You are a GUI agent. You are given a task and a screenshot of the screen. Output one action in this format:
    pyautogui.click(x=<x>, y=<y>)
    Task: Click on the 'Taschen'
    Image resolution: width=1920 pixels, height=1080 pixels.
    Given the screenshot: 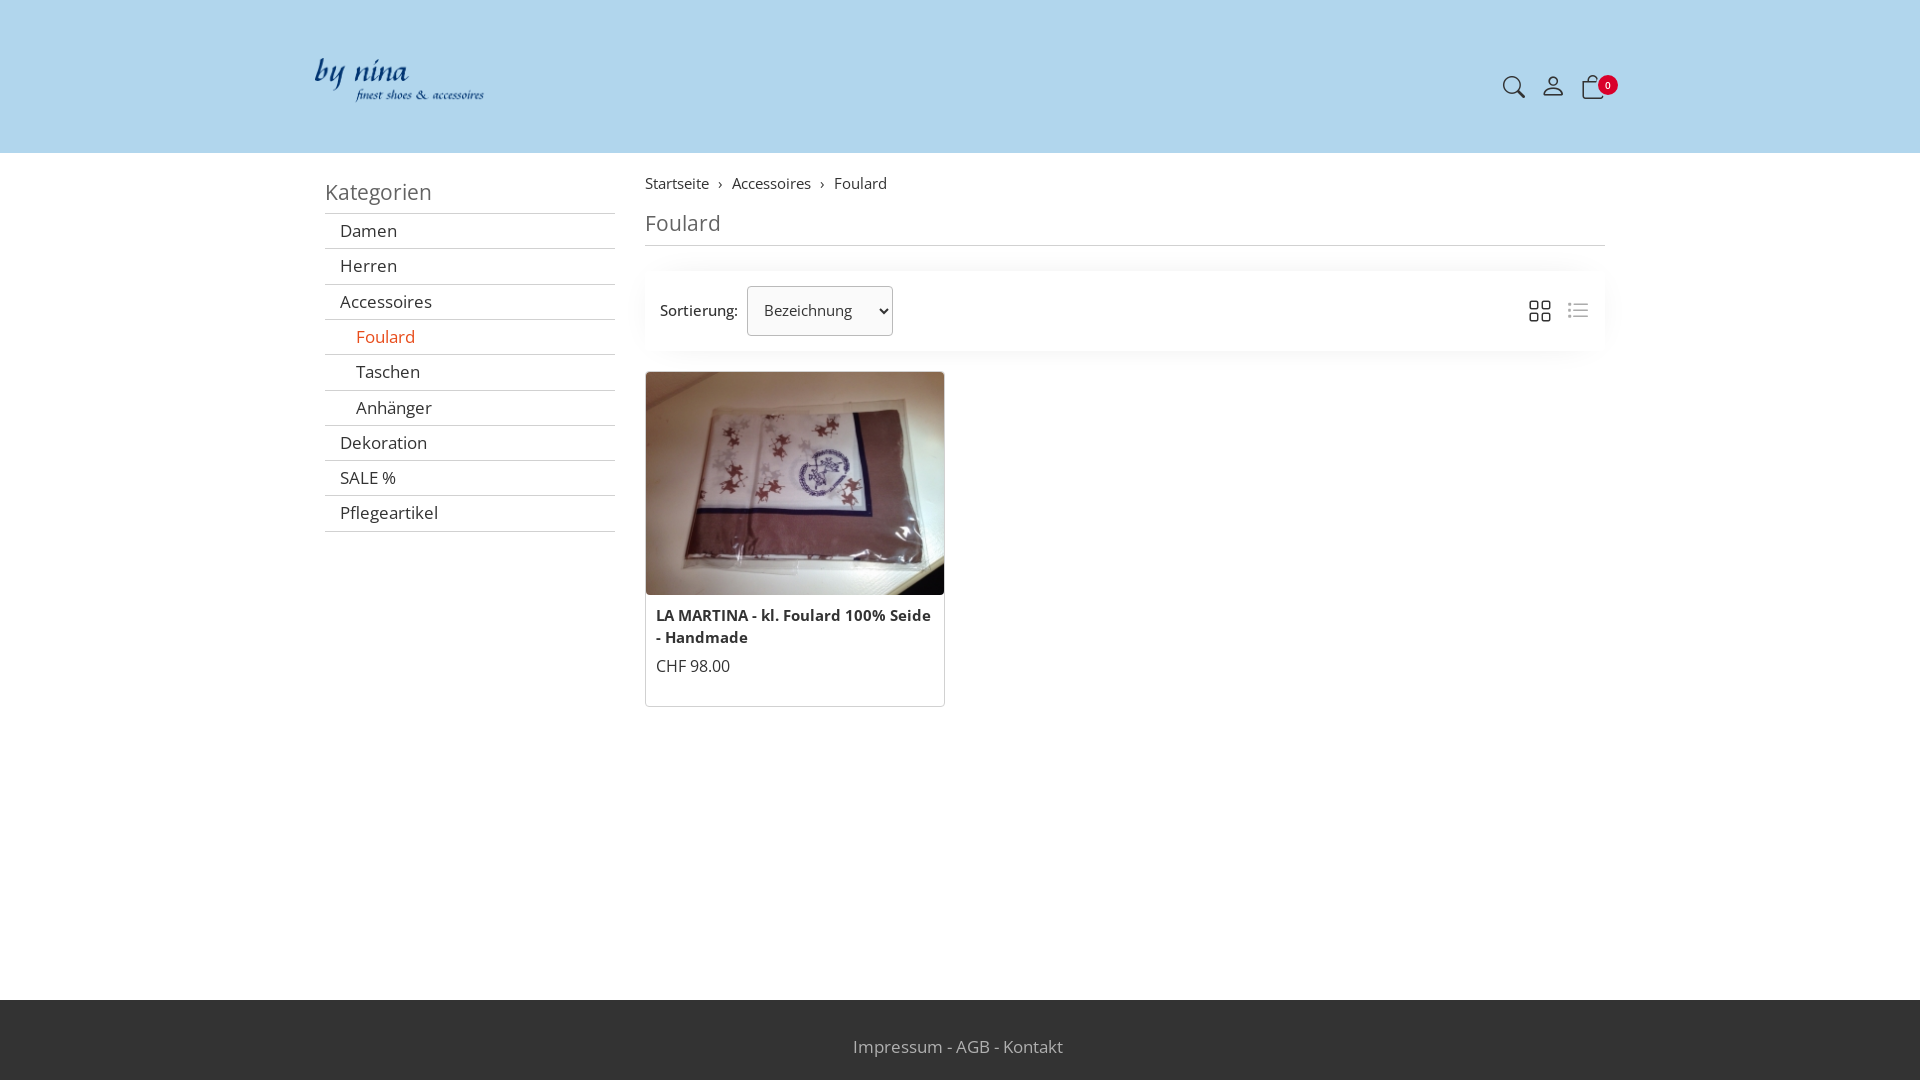 What is the action you would take?
    pyautogui.click(x=469, y=371)
    